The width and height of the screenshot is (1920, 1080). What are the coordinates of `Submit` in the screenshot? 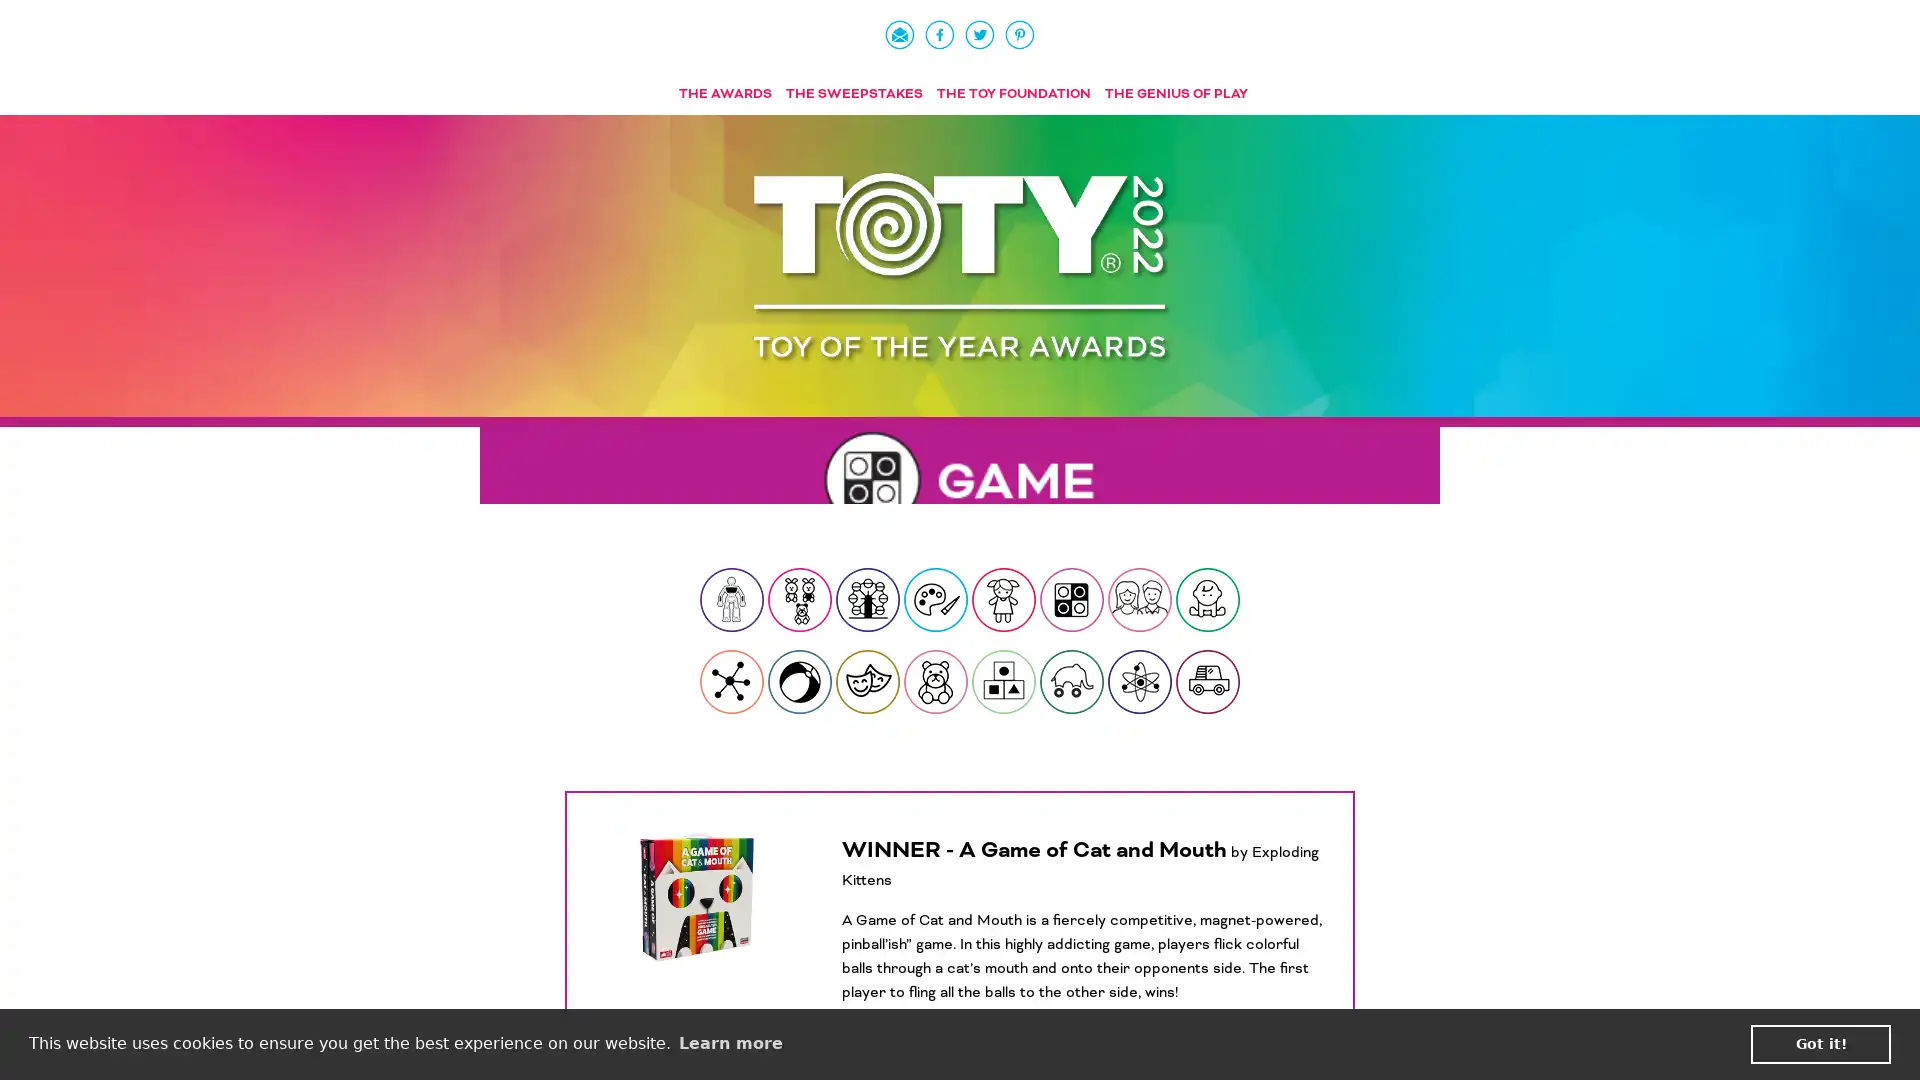 It's located at (1140, 681).